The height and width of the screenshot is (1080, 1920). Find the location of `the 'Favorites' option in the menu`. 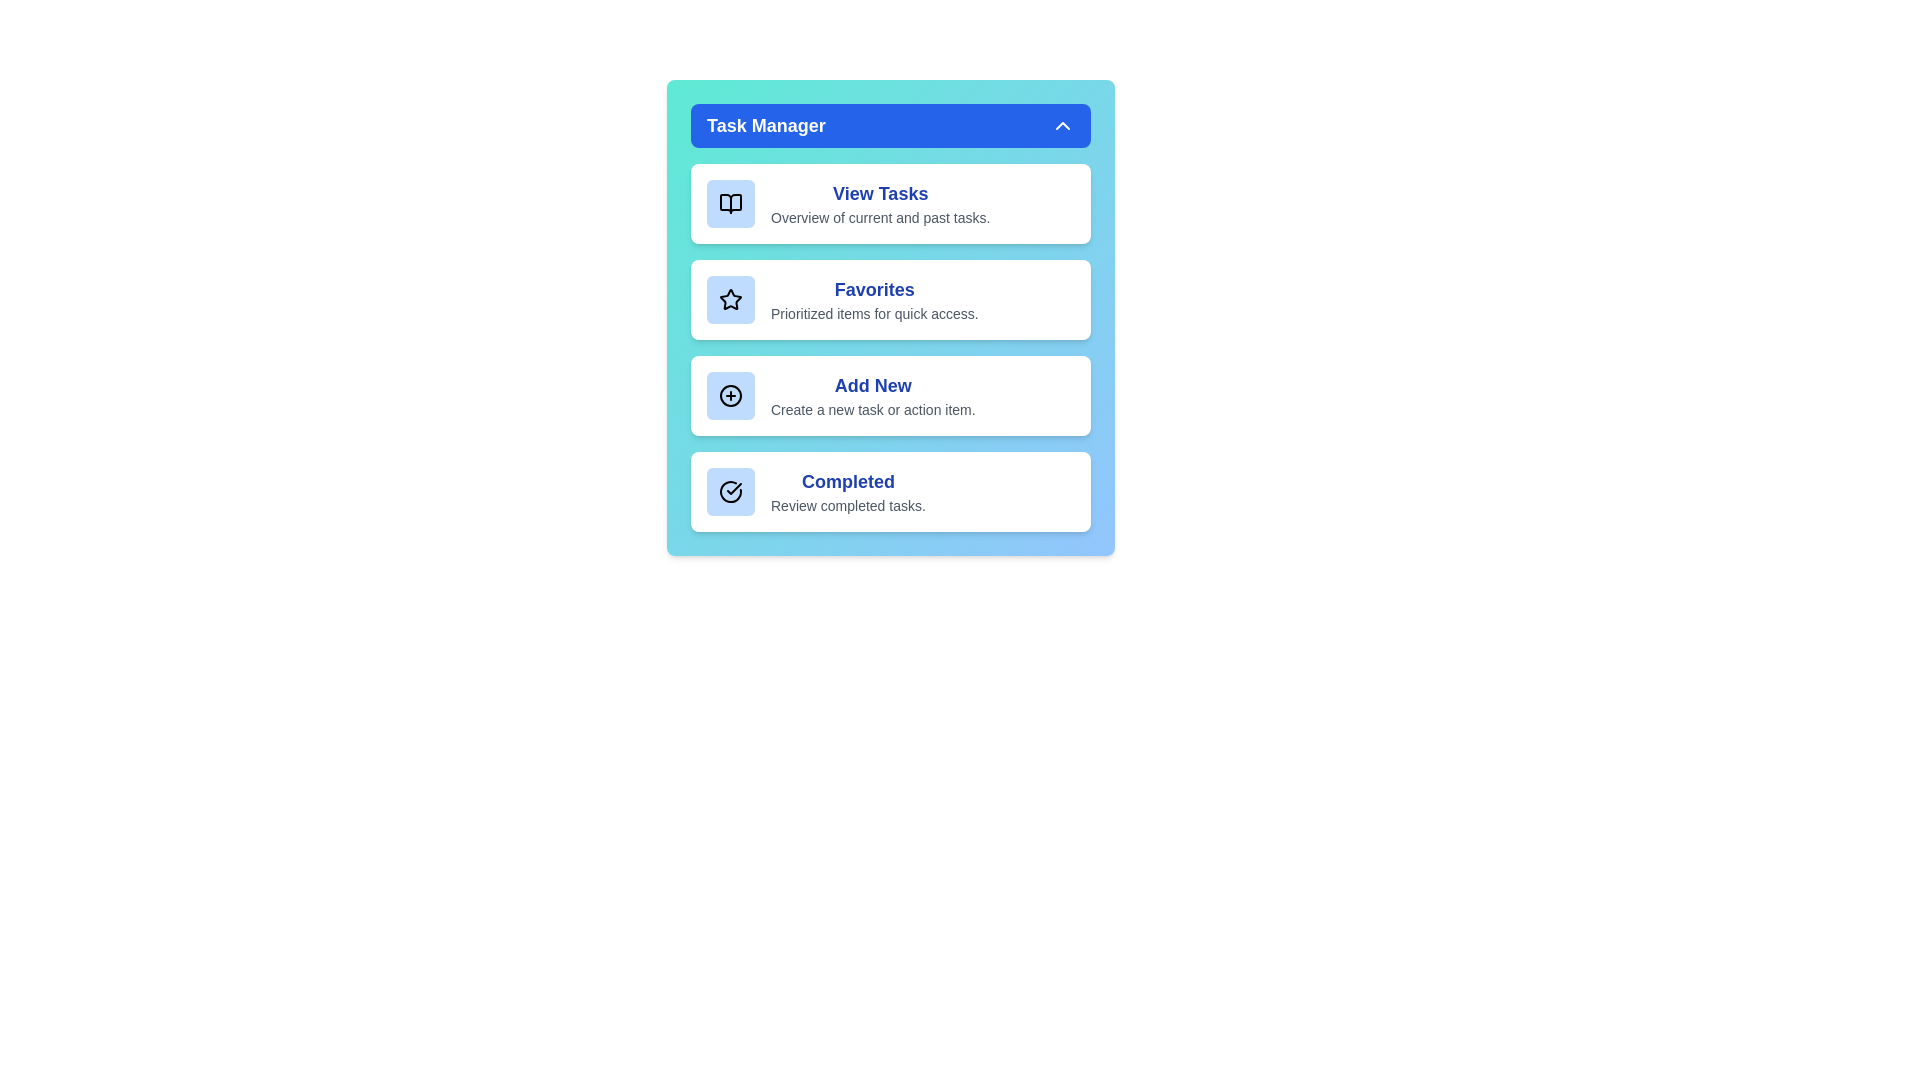

the 'Favorites' option in the menu is located at coordinates (890, 300).